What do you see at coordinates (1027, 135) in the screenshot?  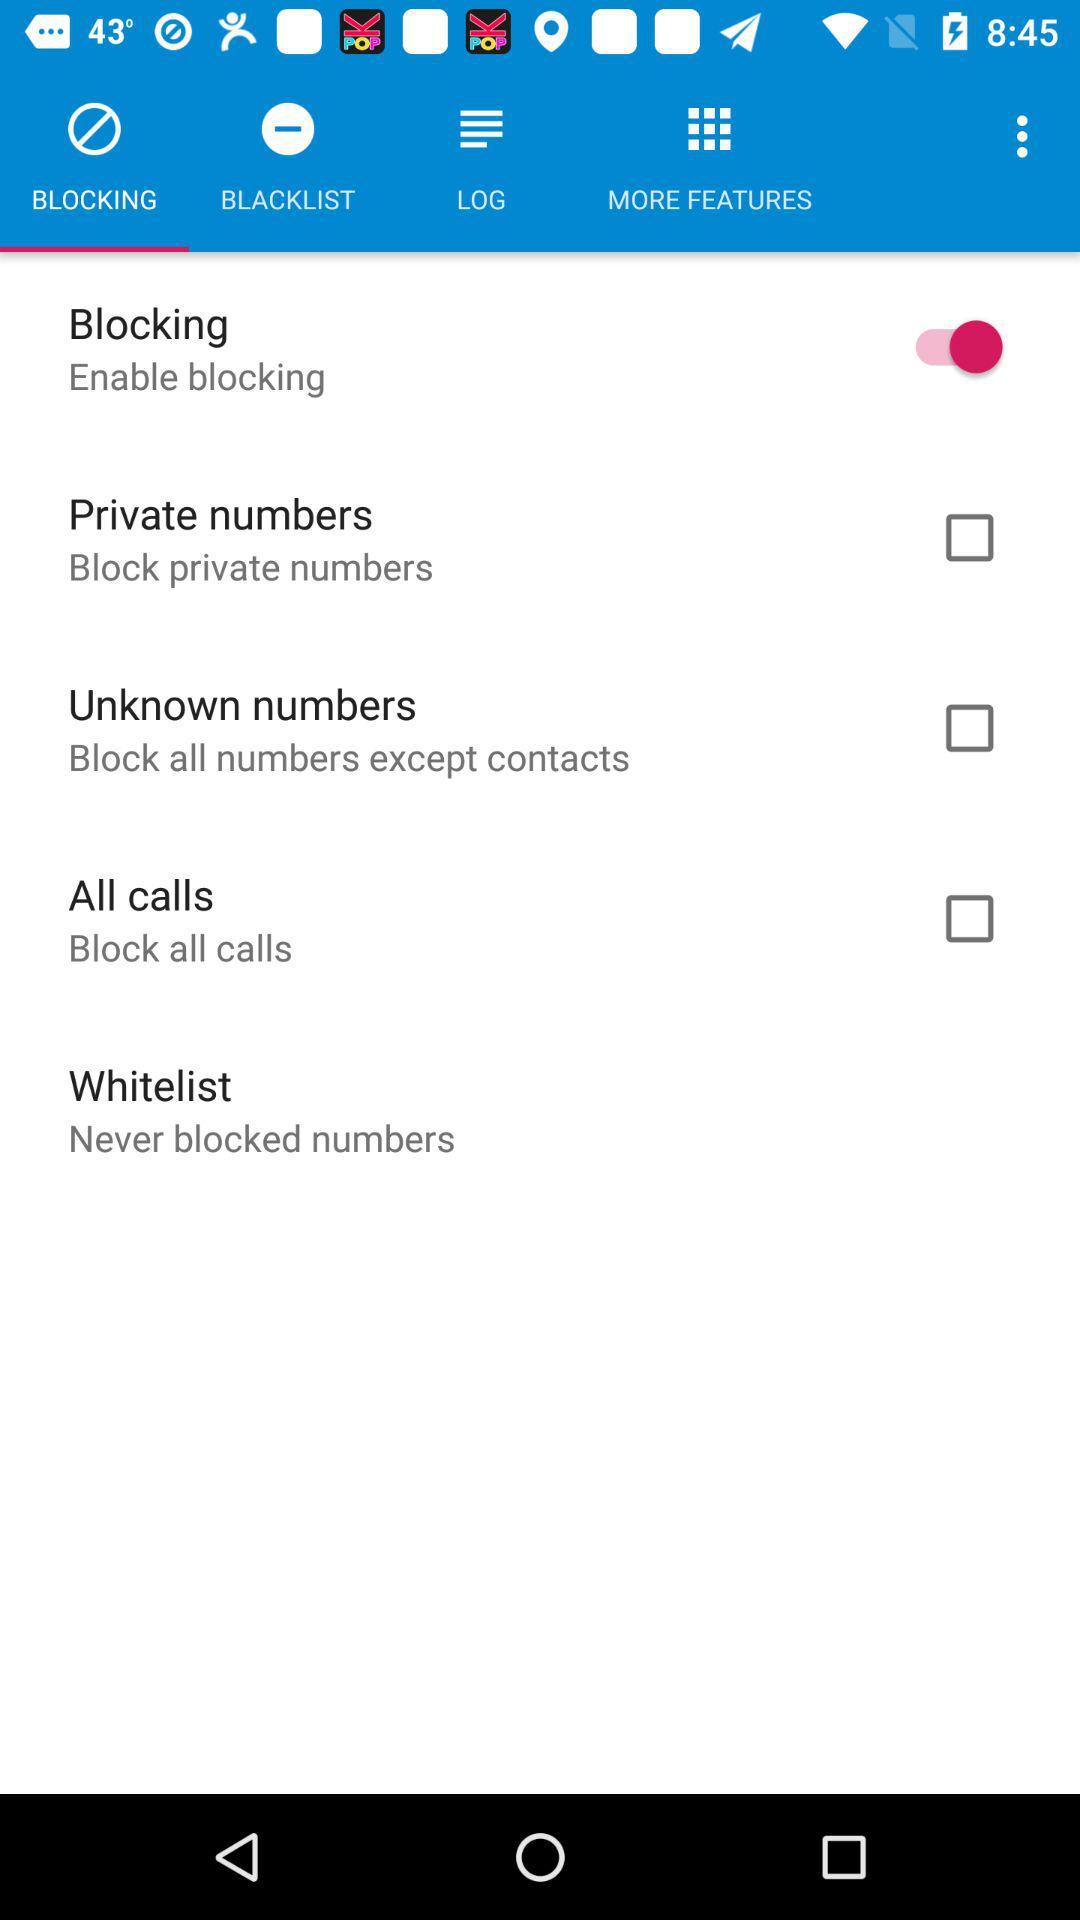 I see `item to the right of more features` at bounding box center [1027, 135].